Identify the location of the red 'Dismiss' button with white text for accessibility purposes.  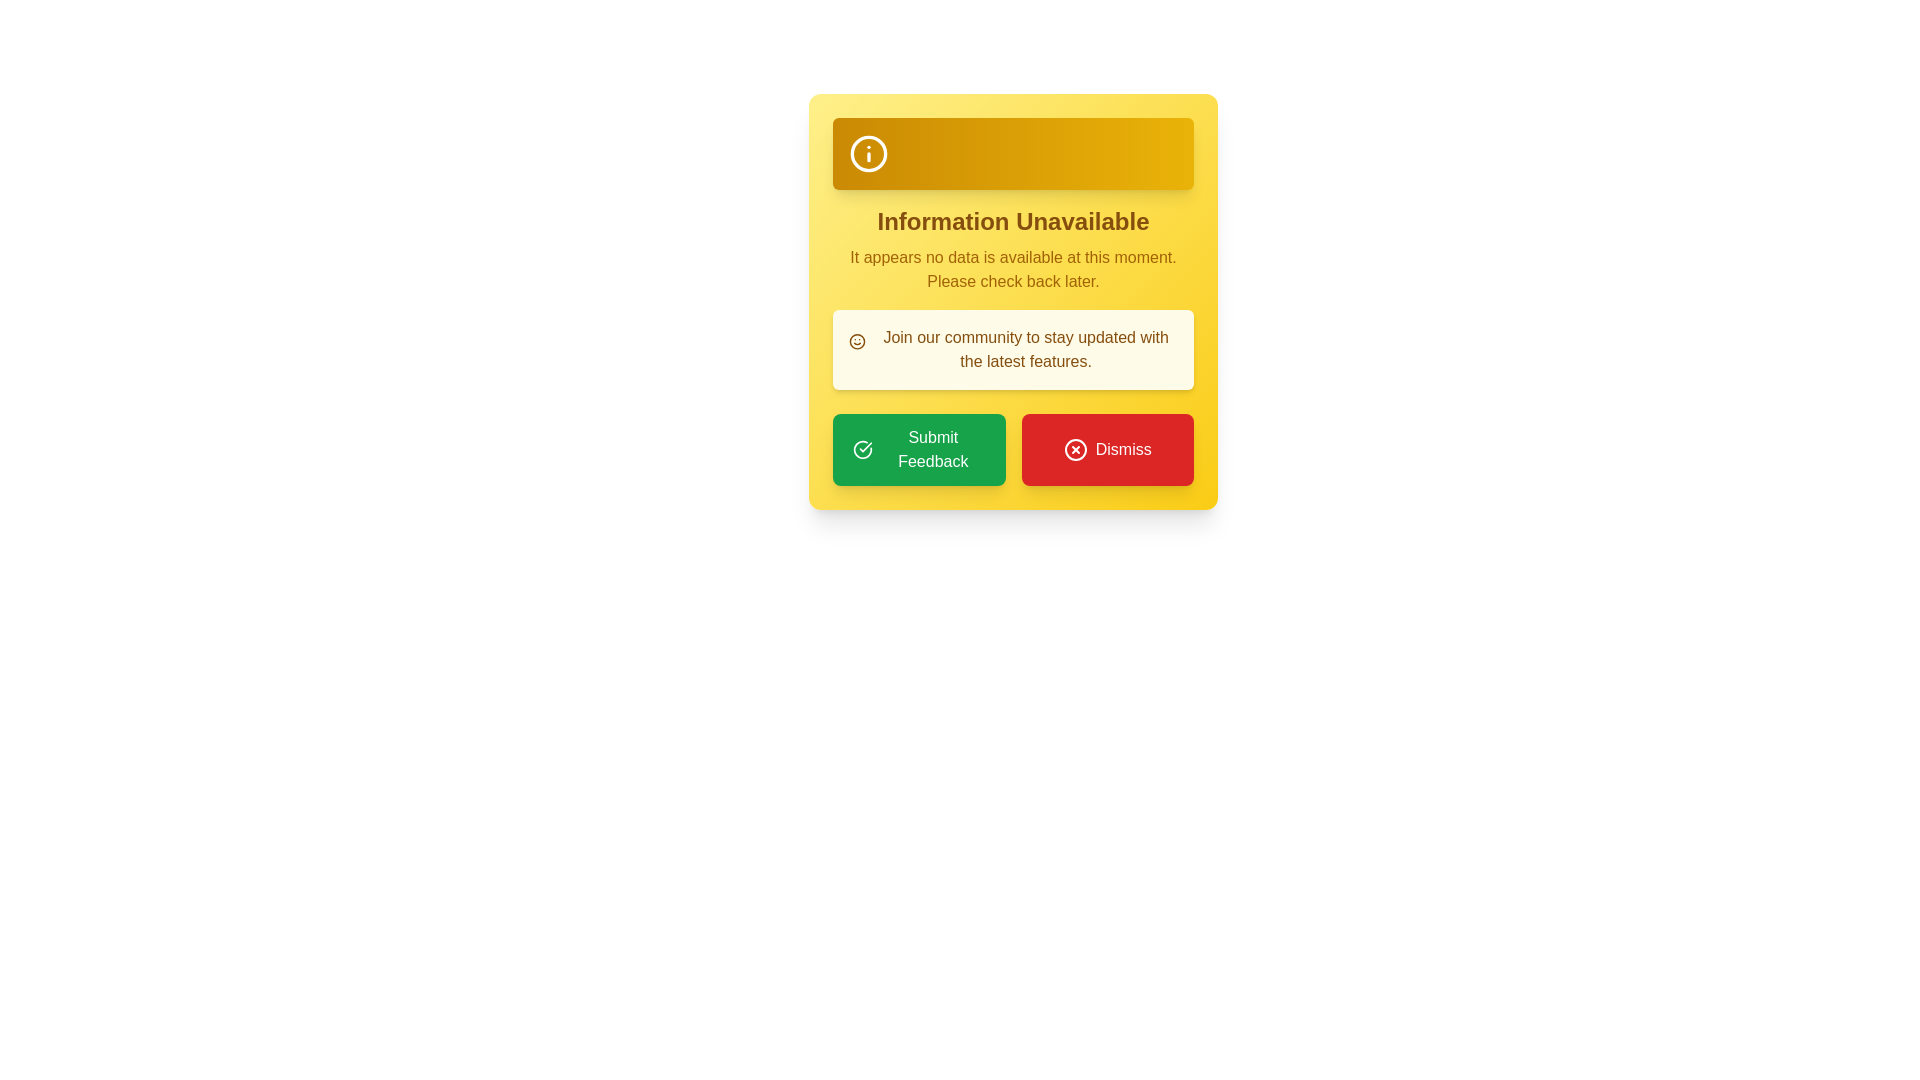
(1106, 450).